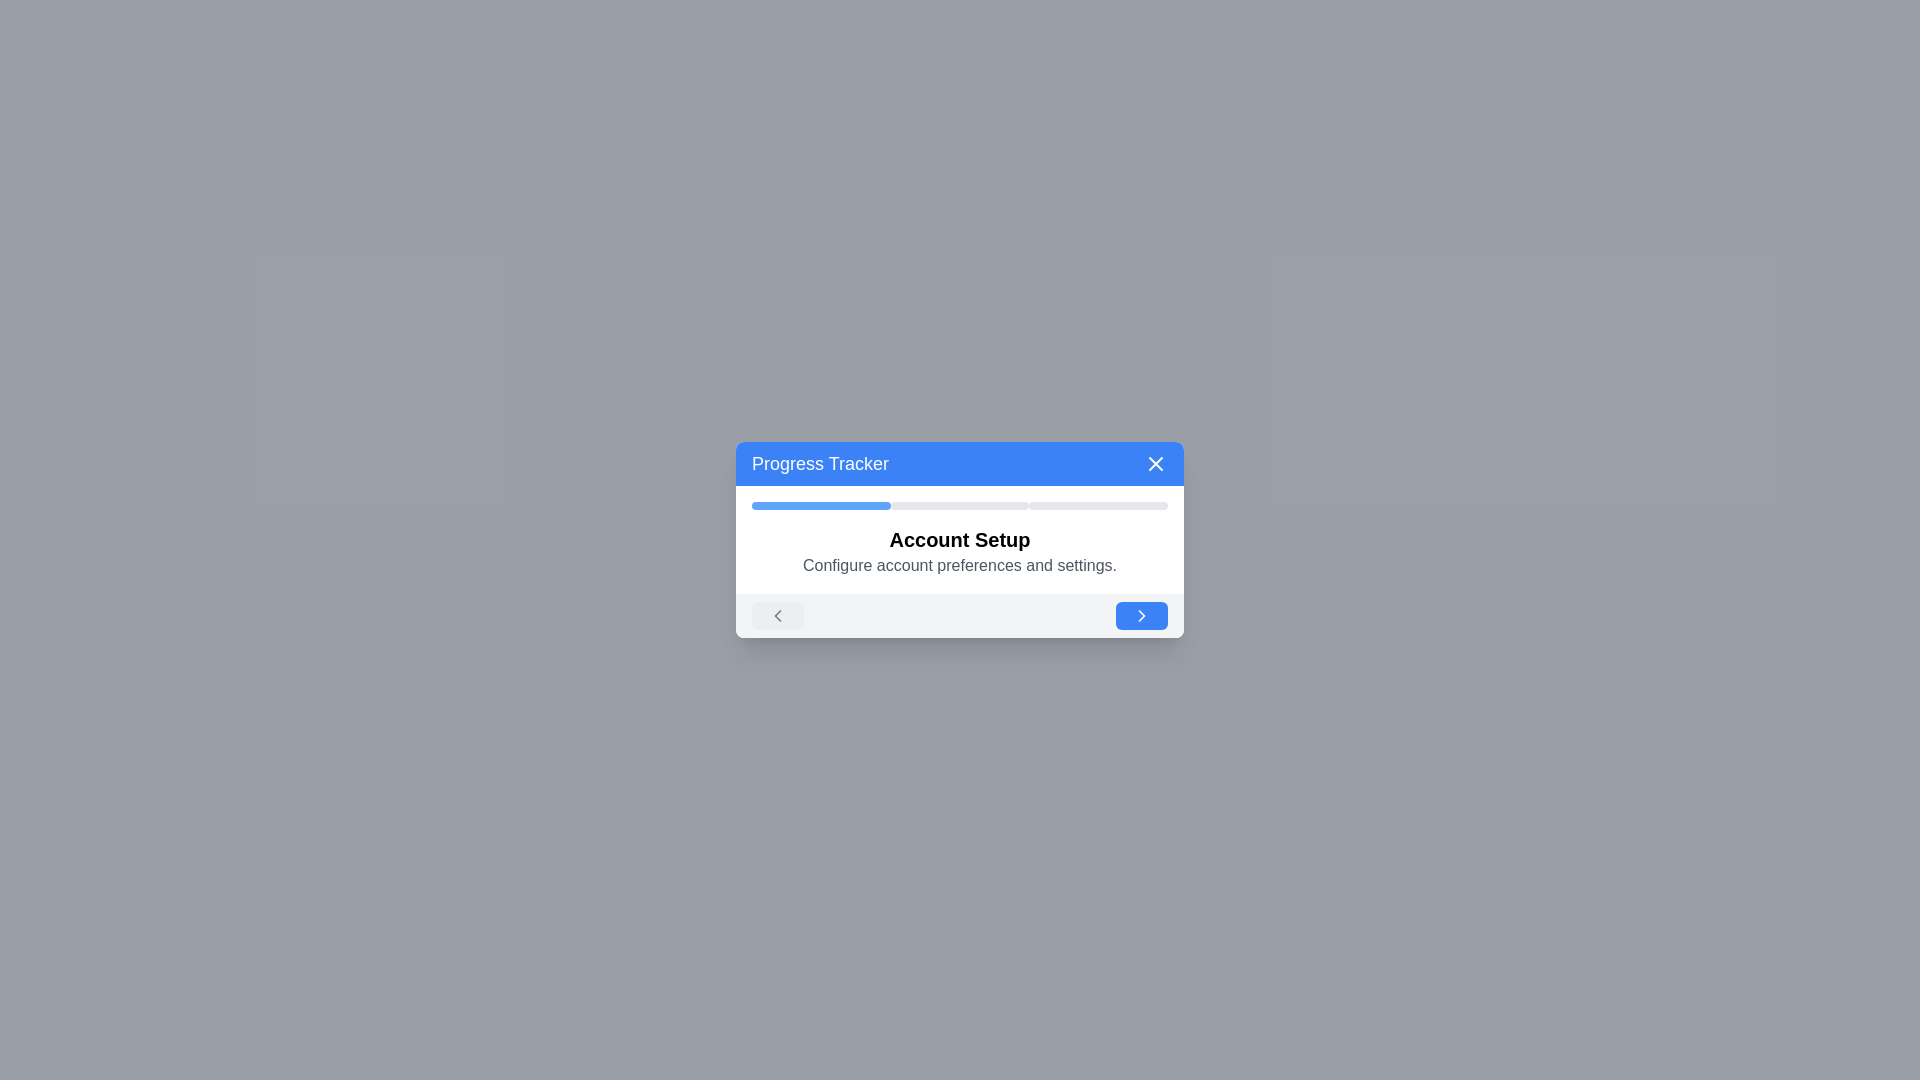 The height and width of the screenshot is (1080, 1920). Describe the element at coordinates (776, 615) in the screenshot. I see `the vector-based graphical icon embedded within the navigation button located on the left side of the window's footer area` at that location.